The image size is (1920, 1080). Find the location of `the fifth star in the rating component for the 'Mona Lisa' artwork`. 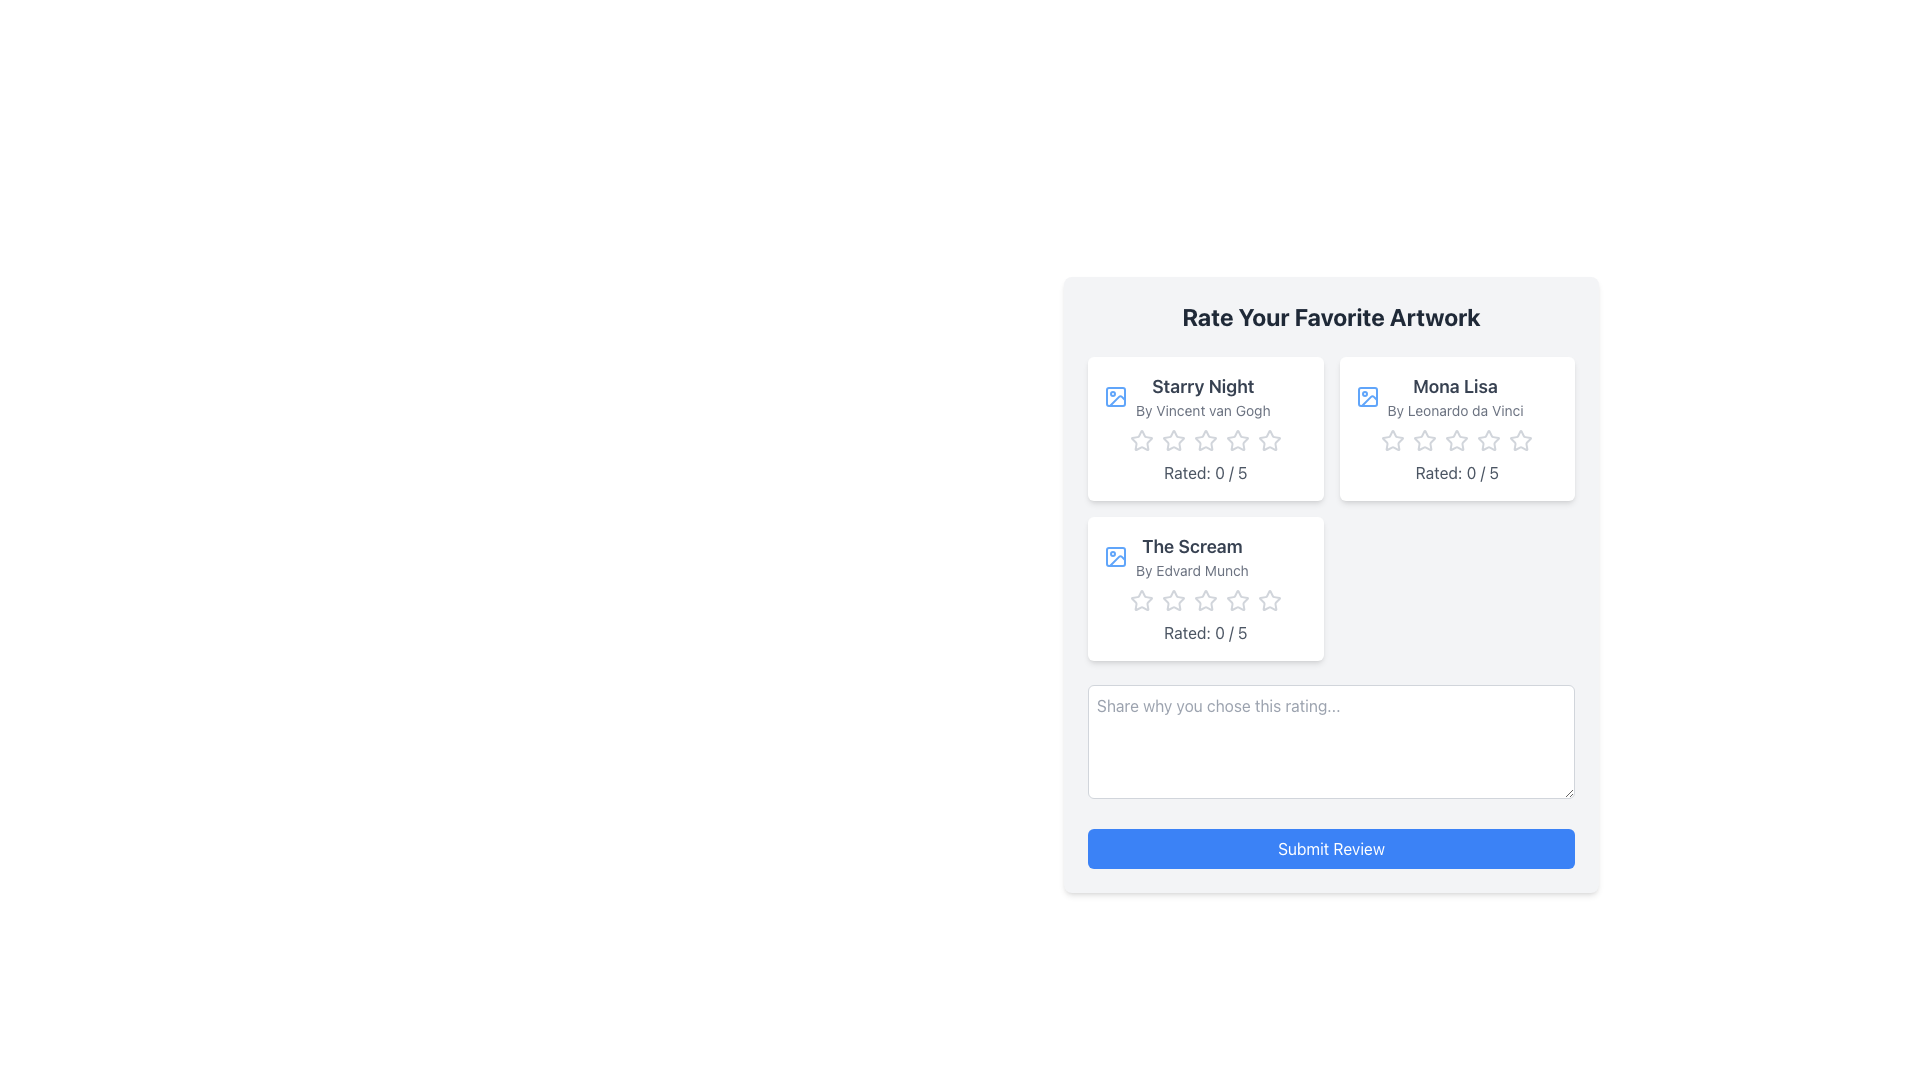

the fifth star in the rating component for the 'Mona Lisa' artwork is located at coordinates (1520, 439).